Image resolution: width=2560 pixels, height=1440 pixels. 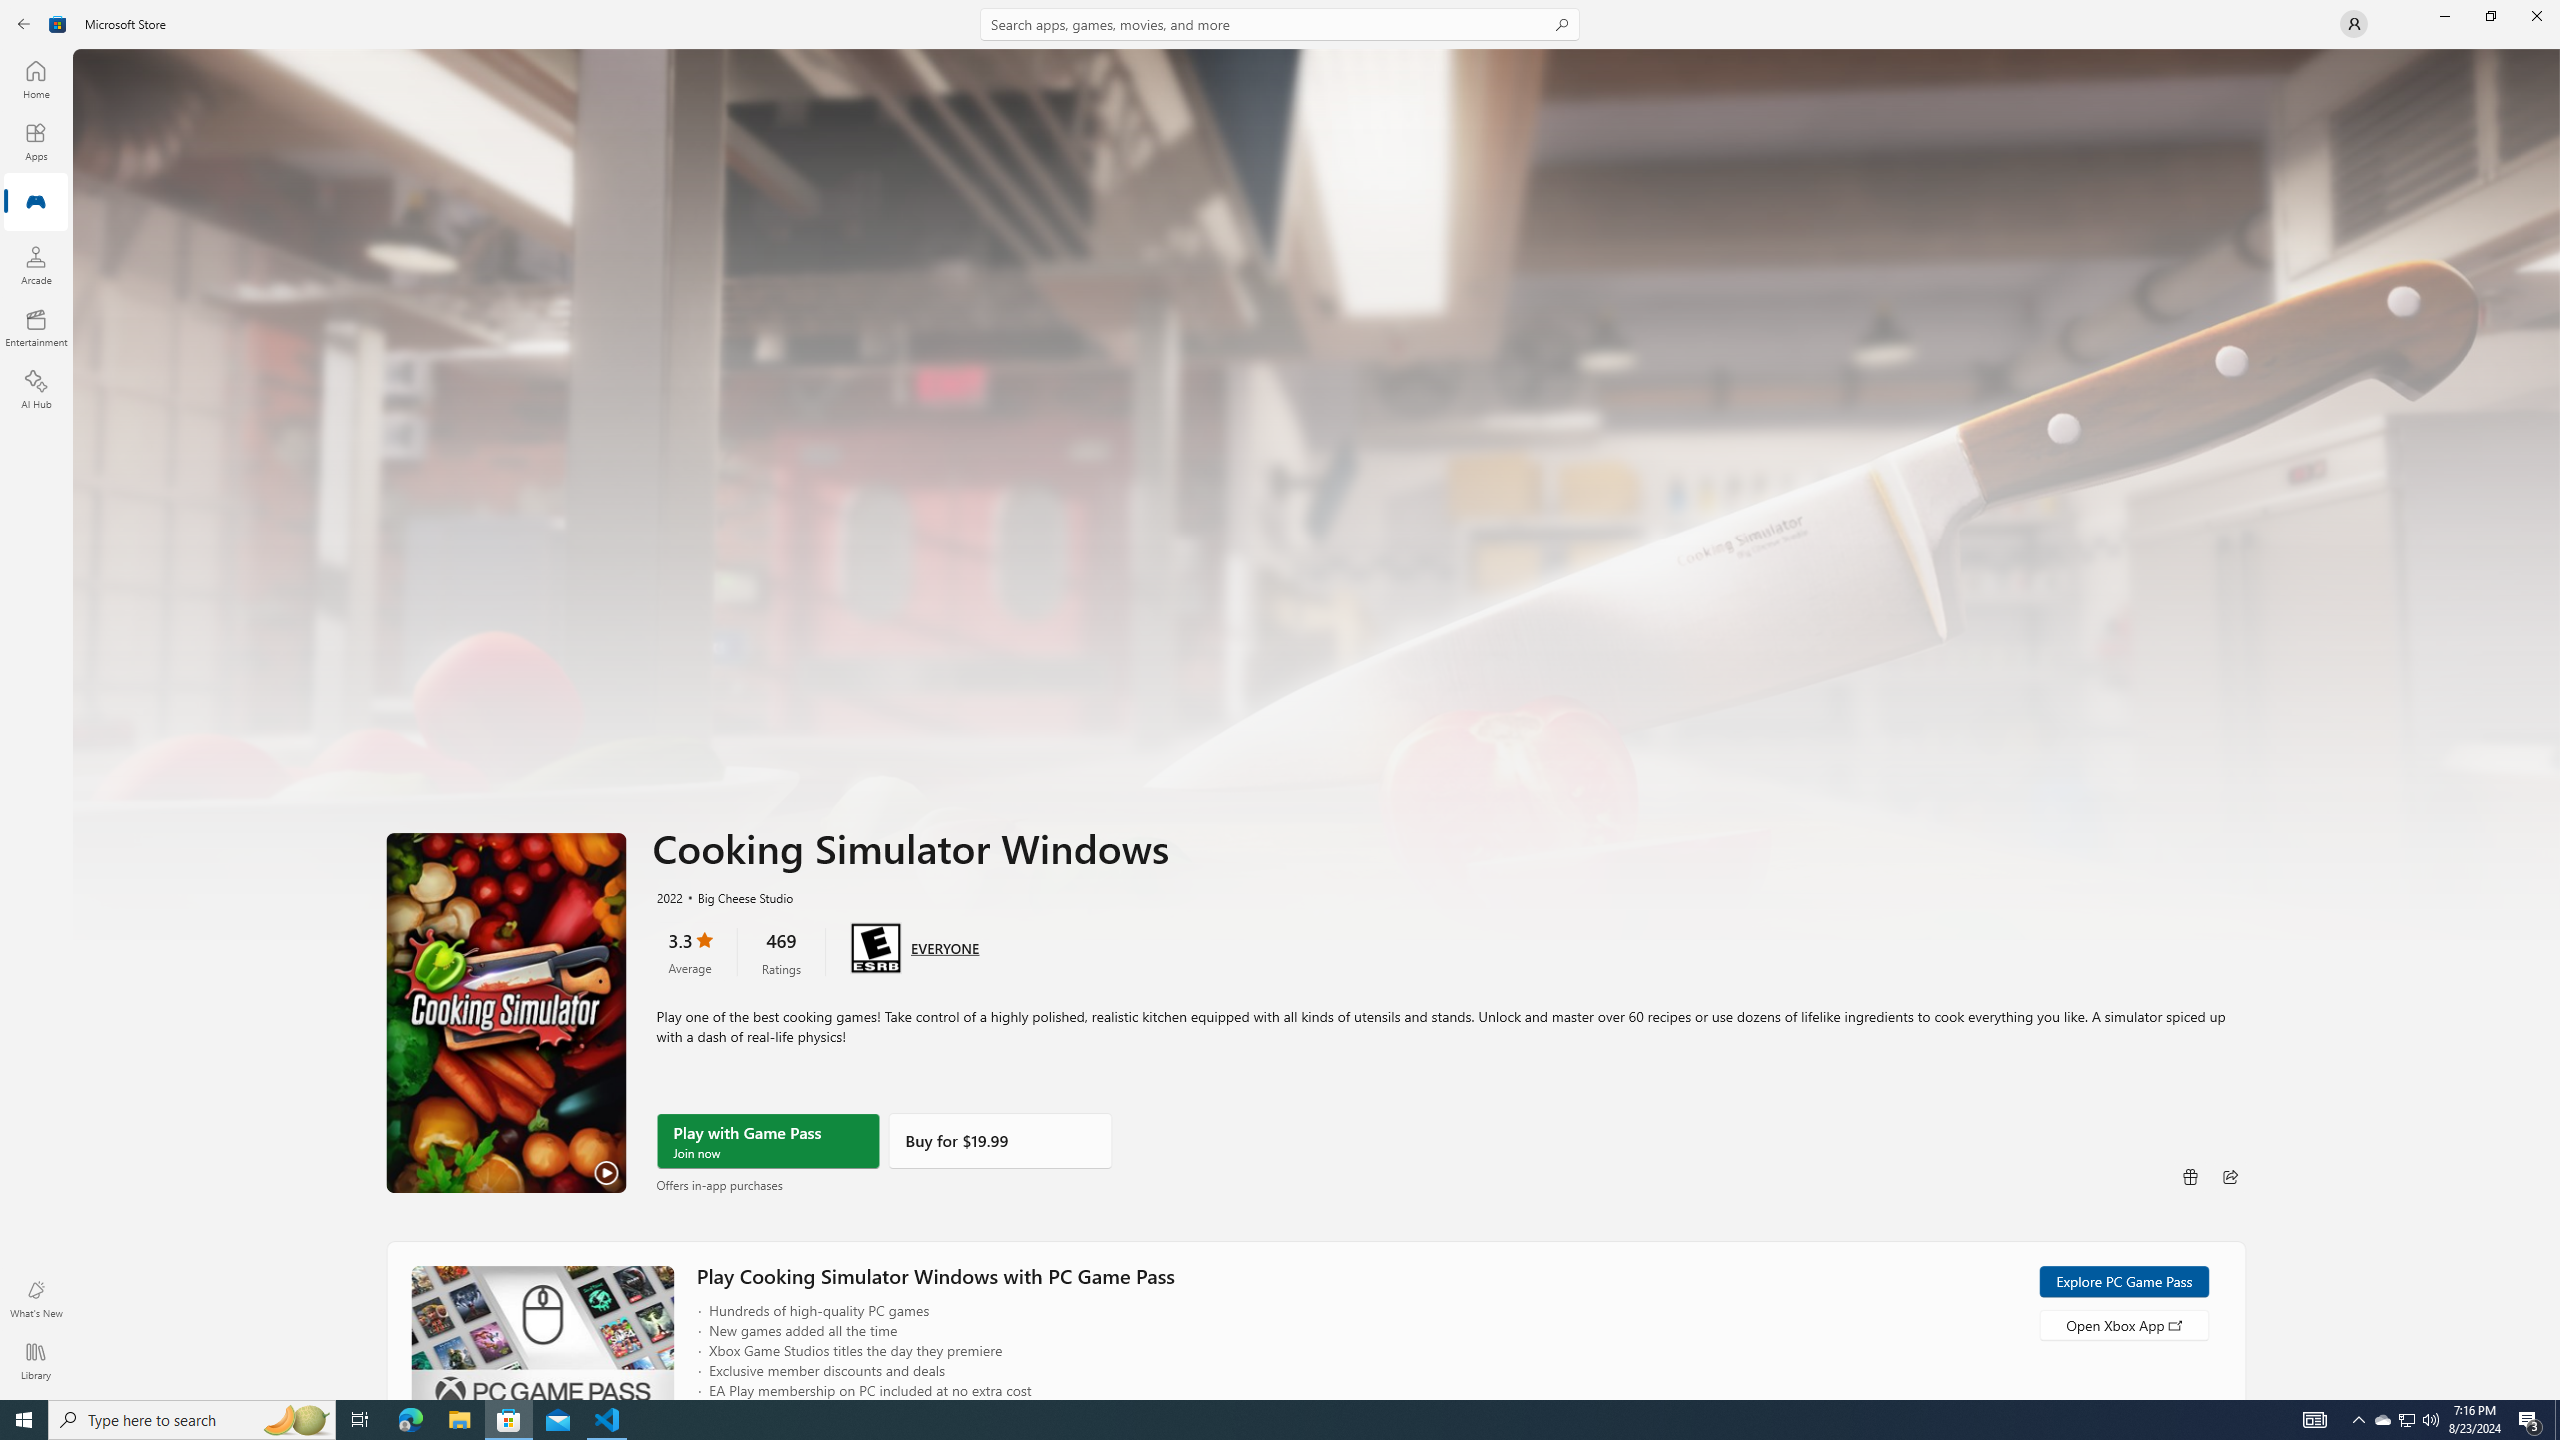 I want to click on '2022', so click(x=668, y=896).